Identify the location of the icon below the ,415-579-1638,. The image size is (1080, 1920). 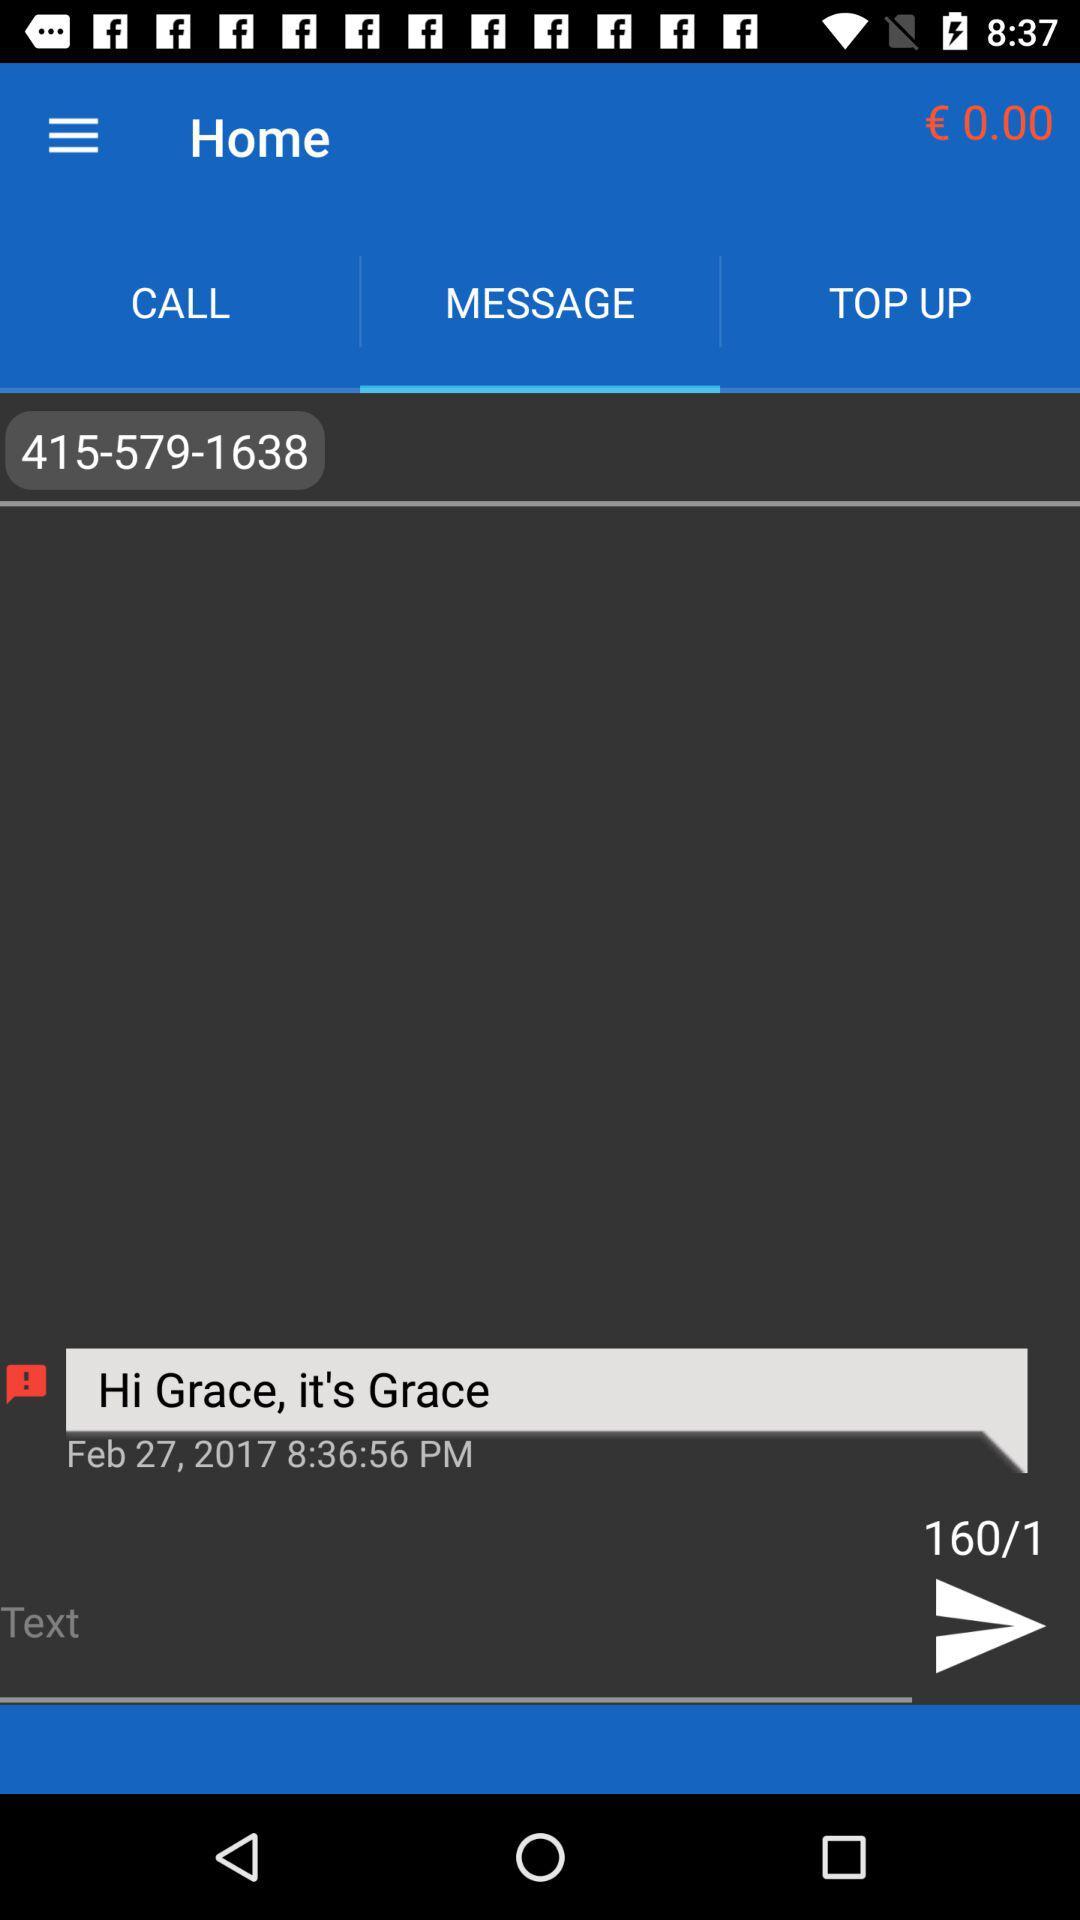
(546, 1450).